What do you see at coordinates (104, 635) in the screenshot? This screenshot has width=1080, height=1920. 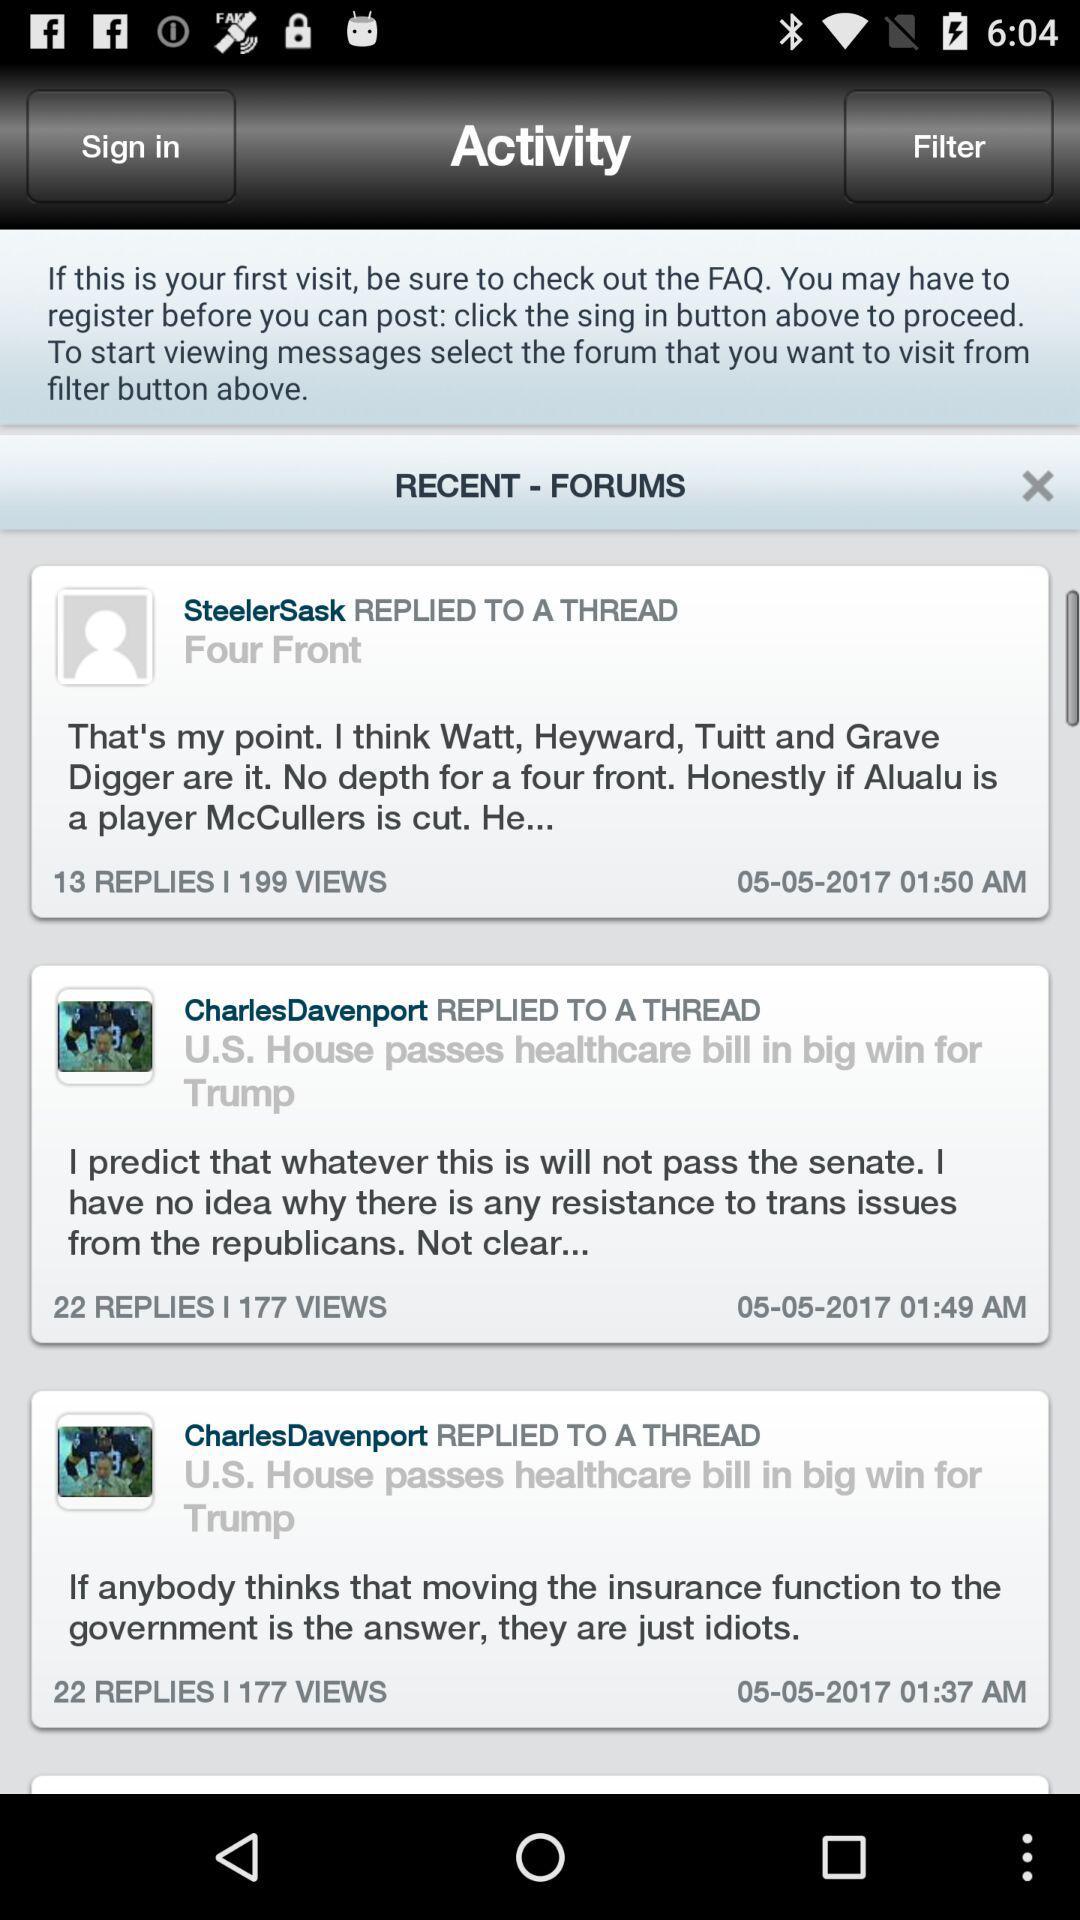 I see `user profile picture` at bounding box center [104, 635].